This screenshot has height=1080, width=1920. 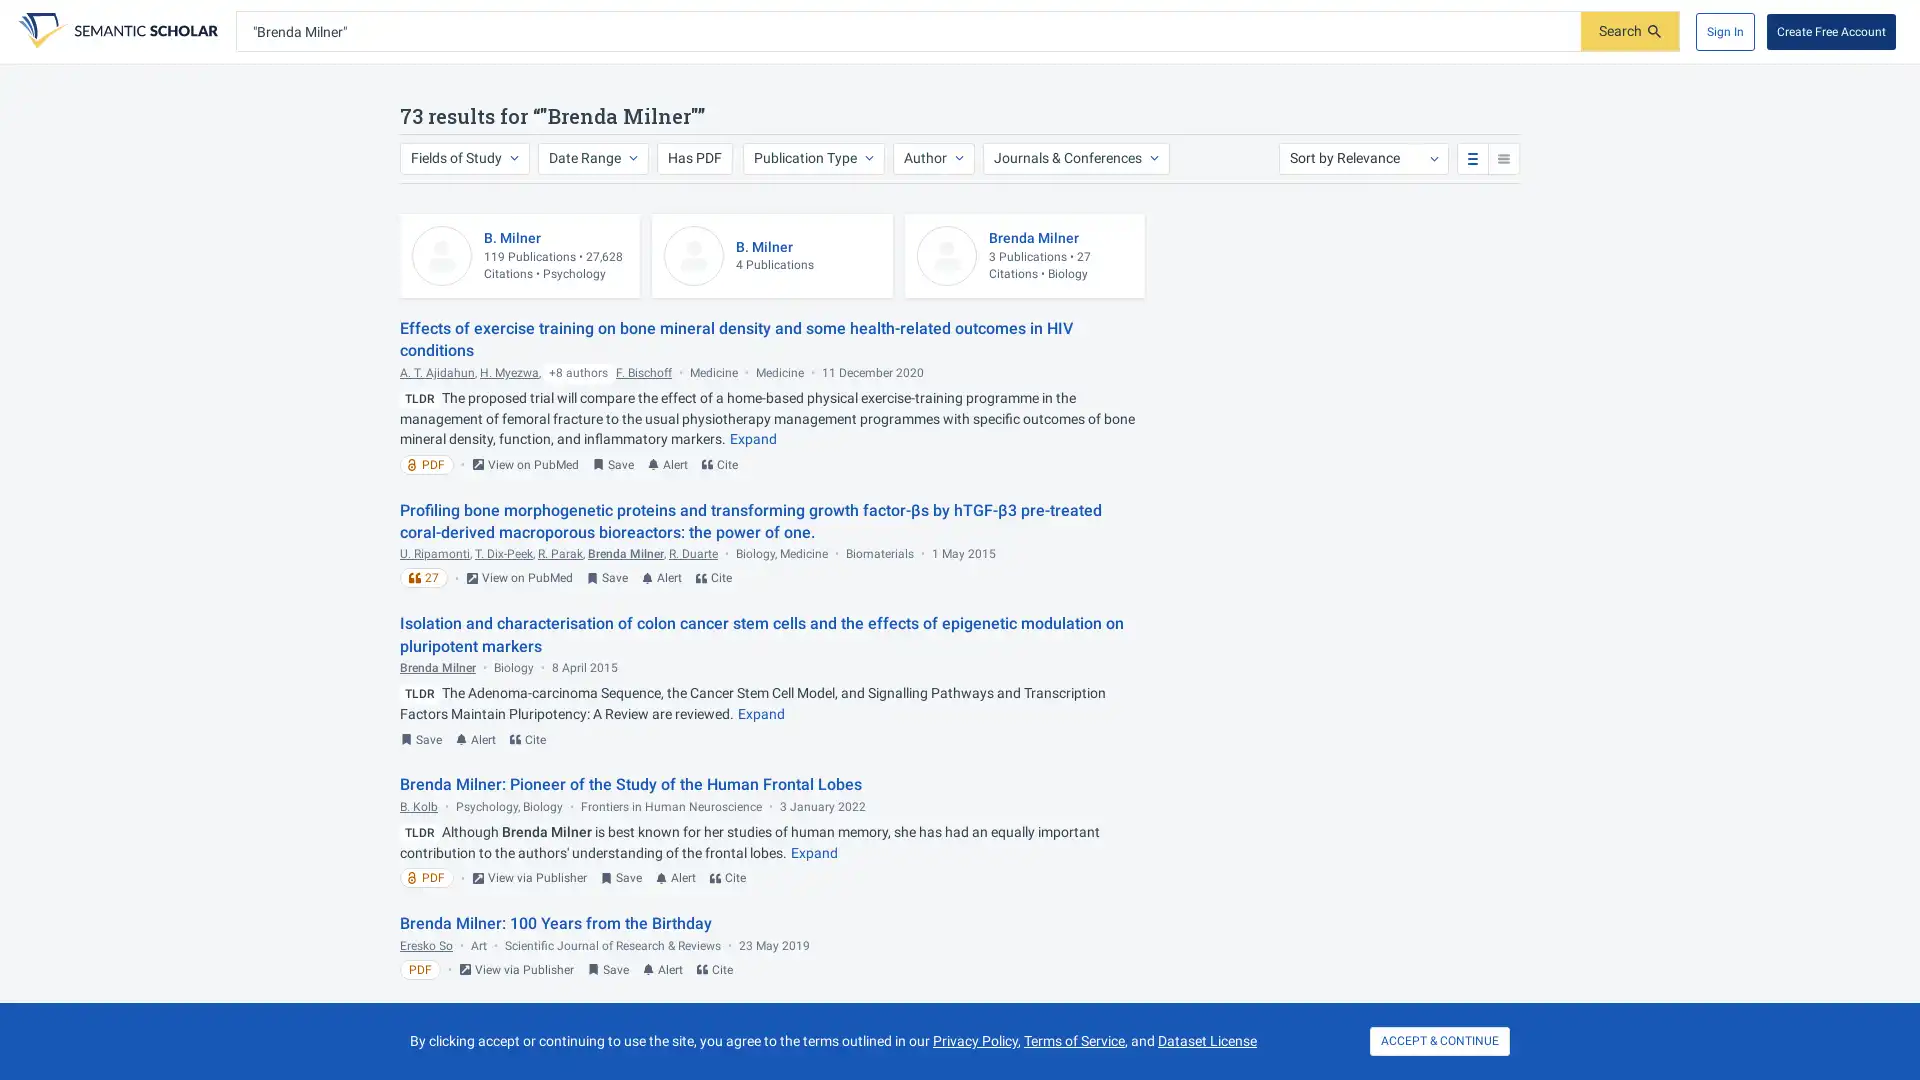 What do you see at coordinates (714, 578) in the screenshot?
I see `Cite this paper` at bounding box center [714, 578].